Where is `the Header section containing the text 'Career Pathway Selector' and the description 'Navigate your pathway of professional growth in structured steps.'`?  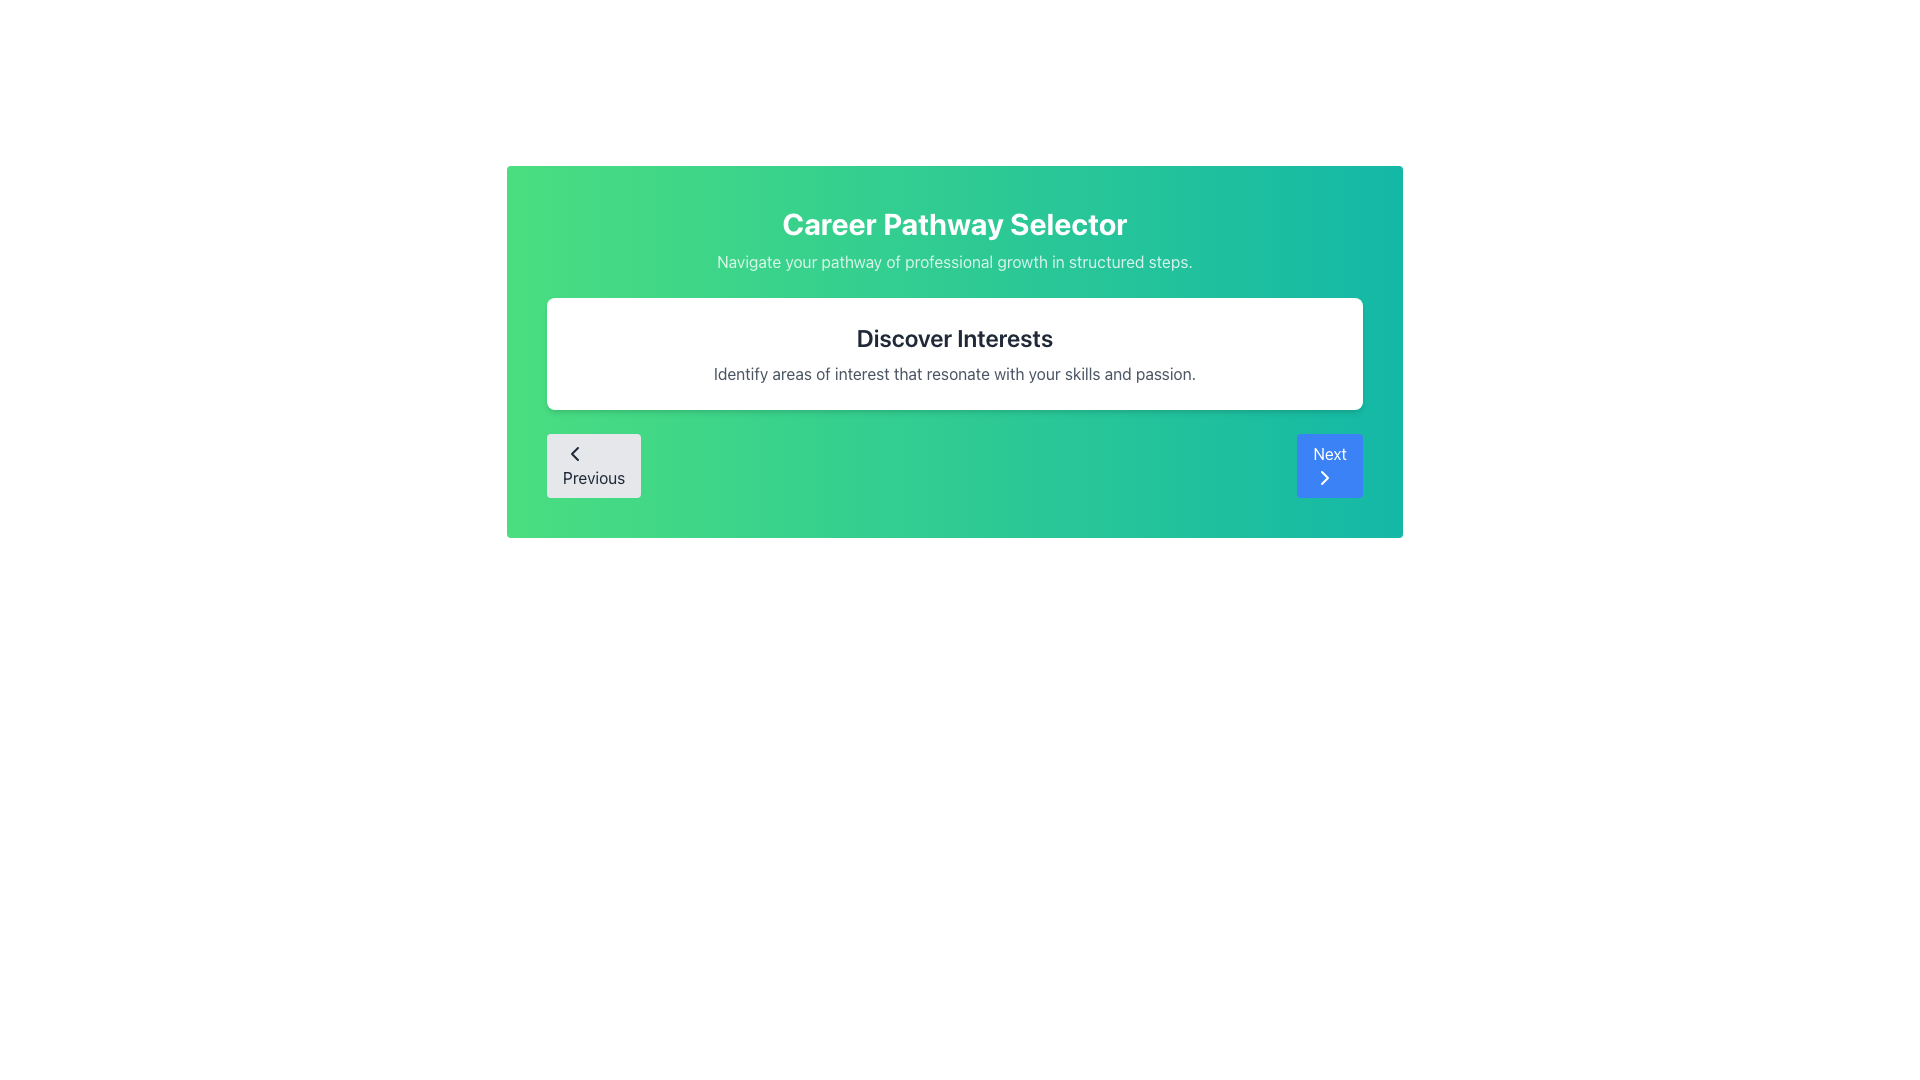
the Header section containing the text 'Career Pathway Selector' and the description 'Navigate your pathway of professional growth in structured steps.' is located at coordinates (954, 238).